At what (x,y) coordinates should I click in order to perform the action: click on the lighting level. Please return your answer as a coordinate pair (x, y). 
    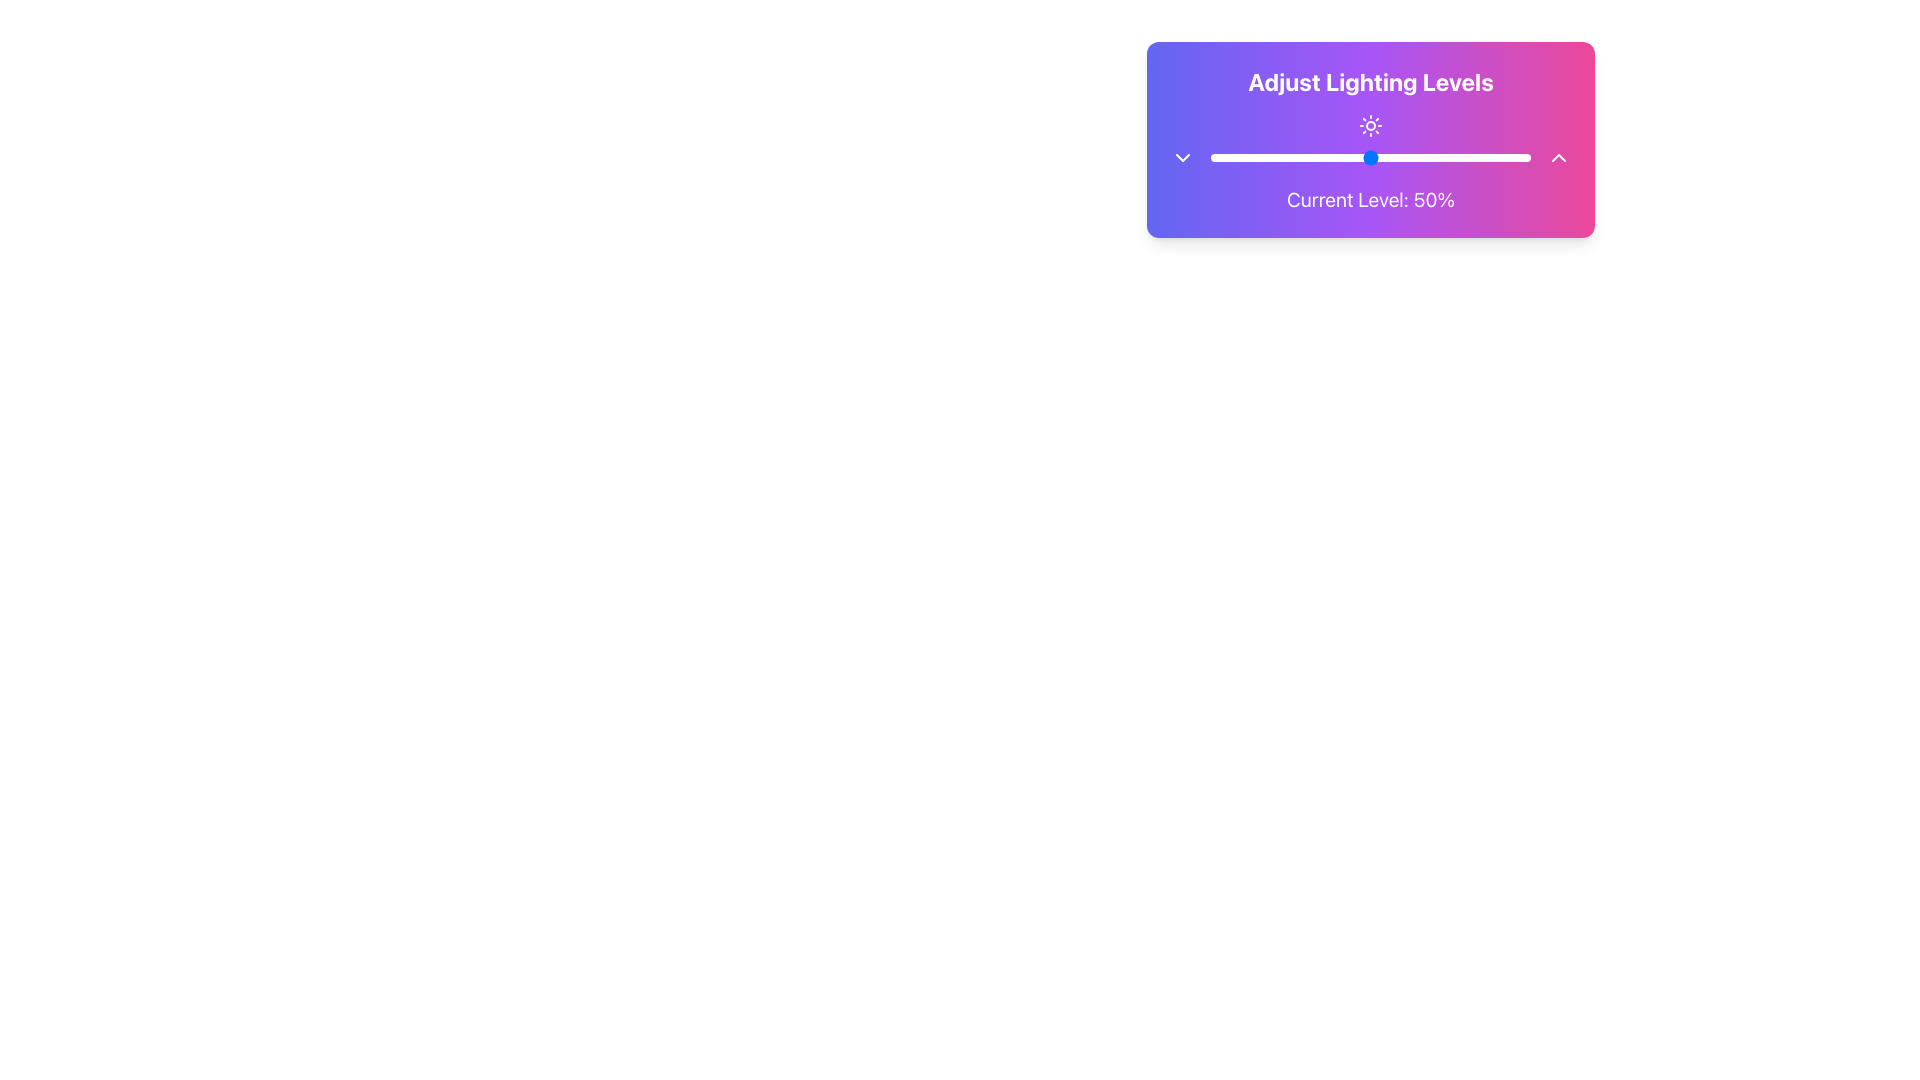
    Looking at the image, I should click on (1444, 157).